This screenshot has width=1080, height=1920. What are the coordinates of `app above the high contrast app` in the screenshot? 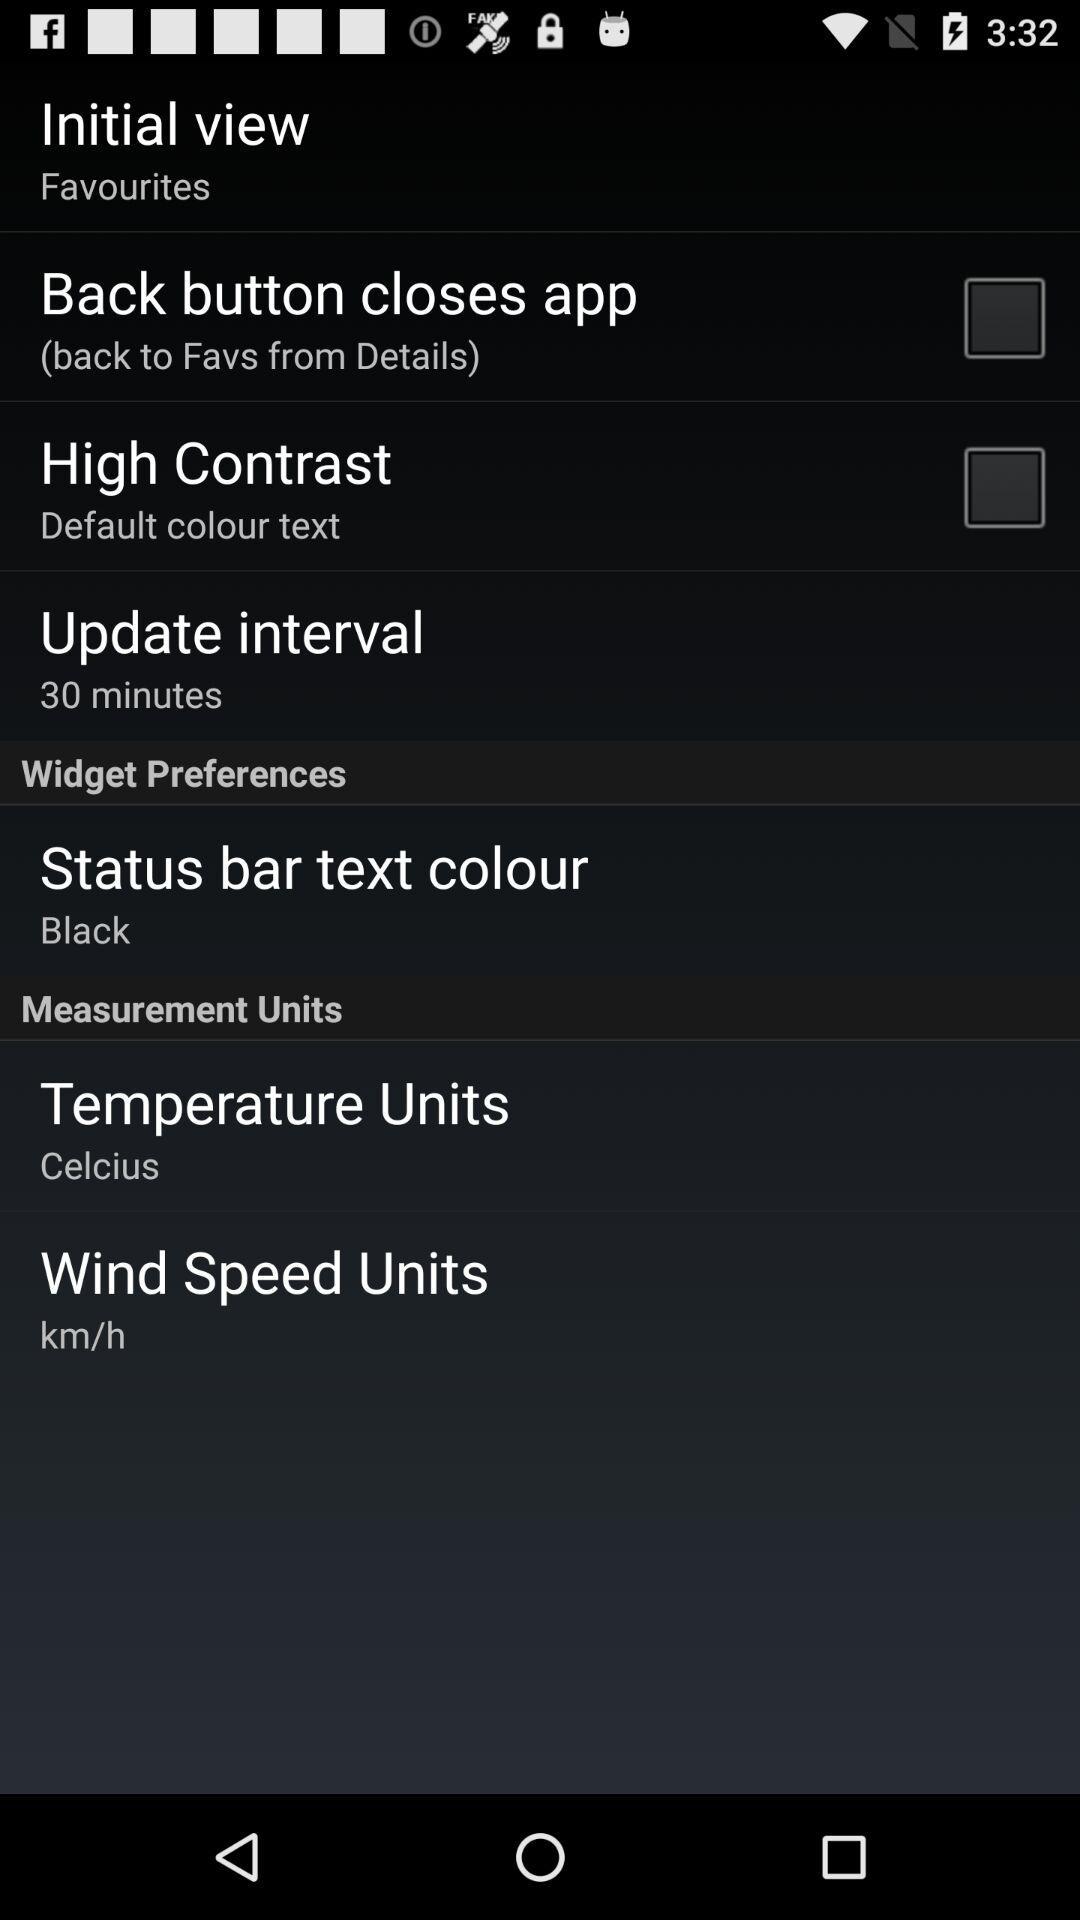 It's located at (259, 354).